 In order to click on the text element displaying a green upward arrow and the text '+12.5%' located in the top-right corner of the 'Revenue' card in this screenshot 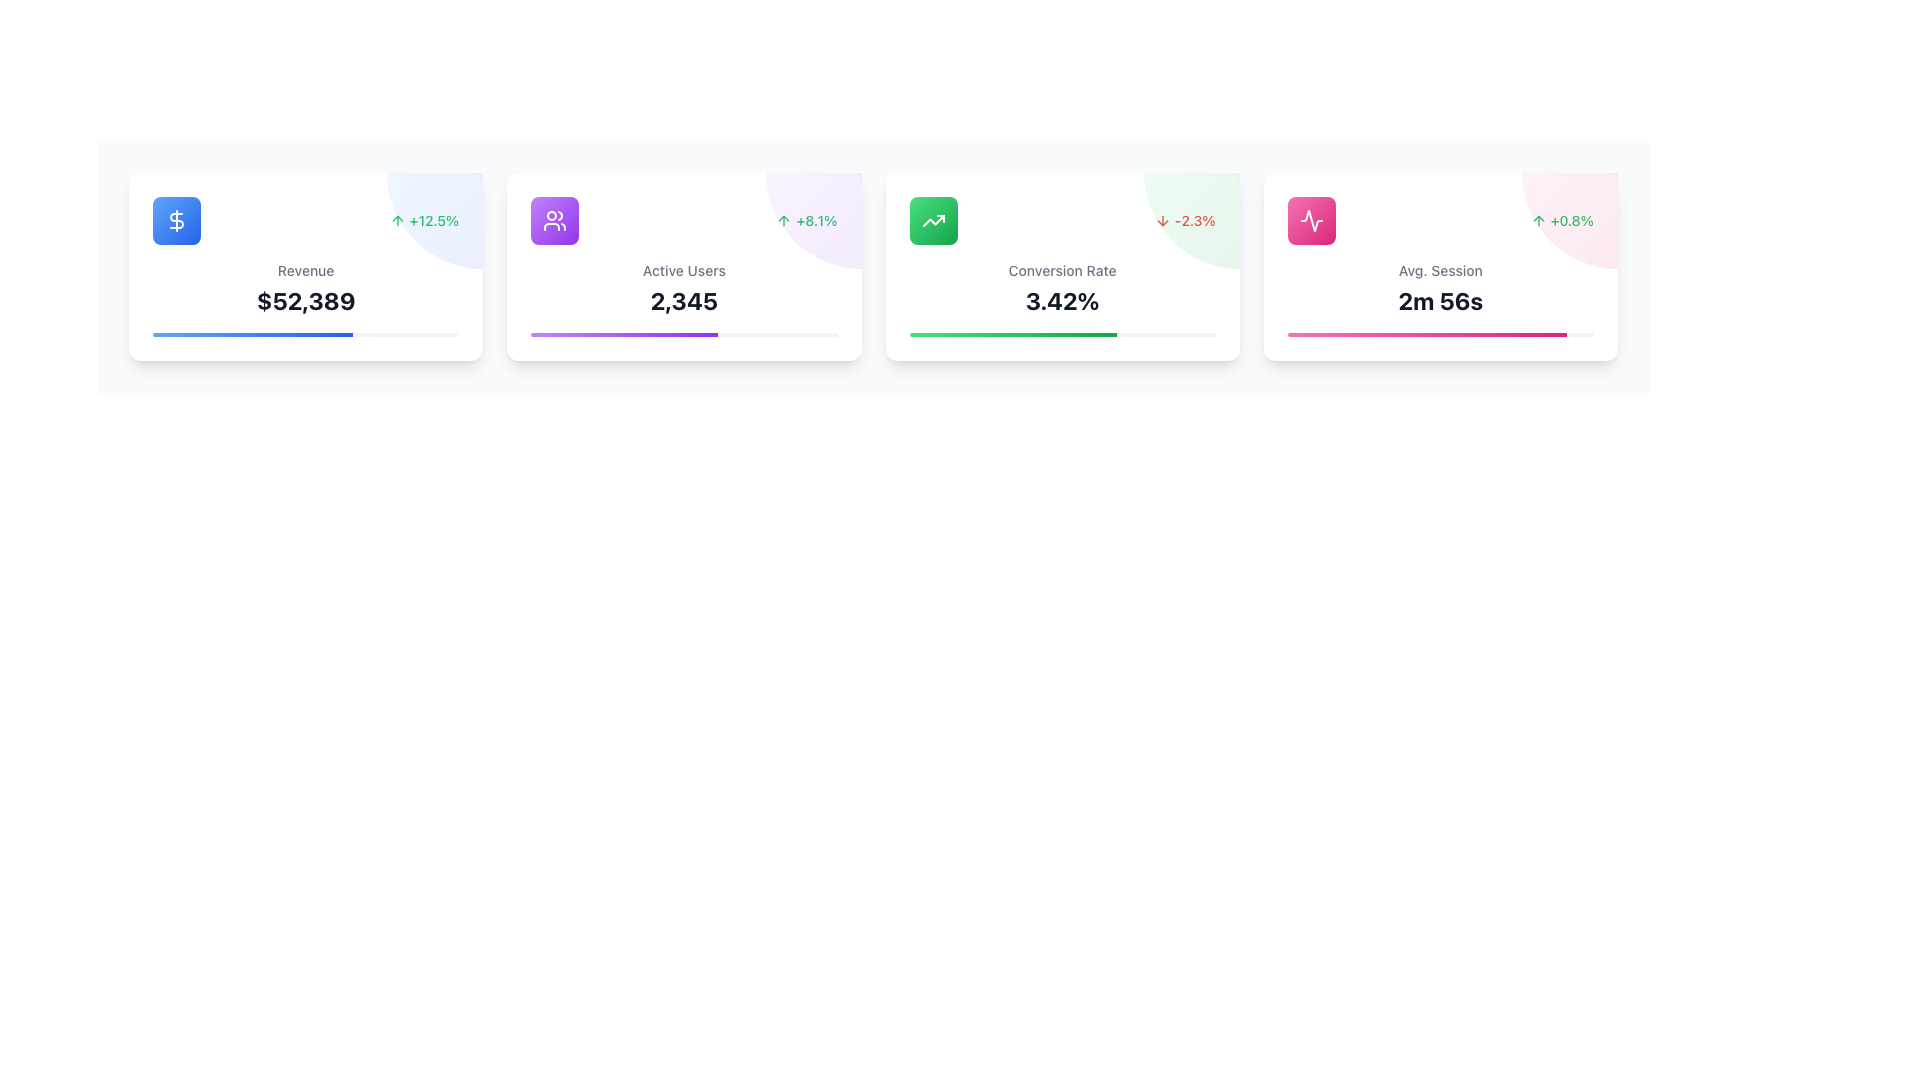, I will do `click(423, 220)`.